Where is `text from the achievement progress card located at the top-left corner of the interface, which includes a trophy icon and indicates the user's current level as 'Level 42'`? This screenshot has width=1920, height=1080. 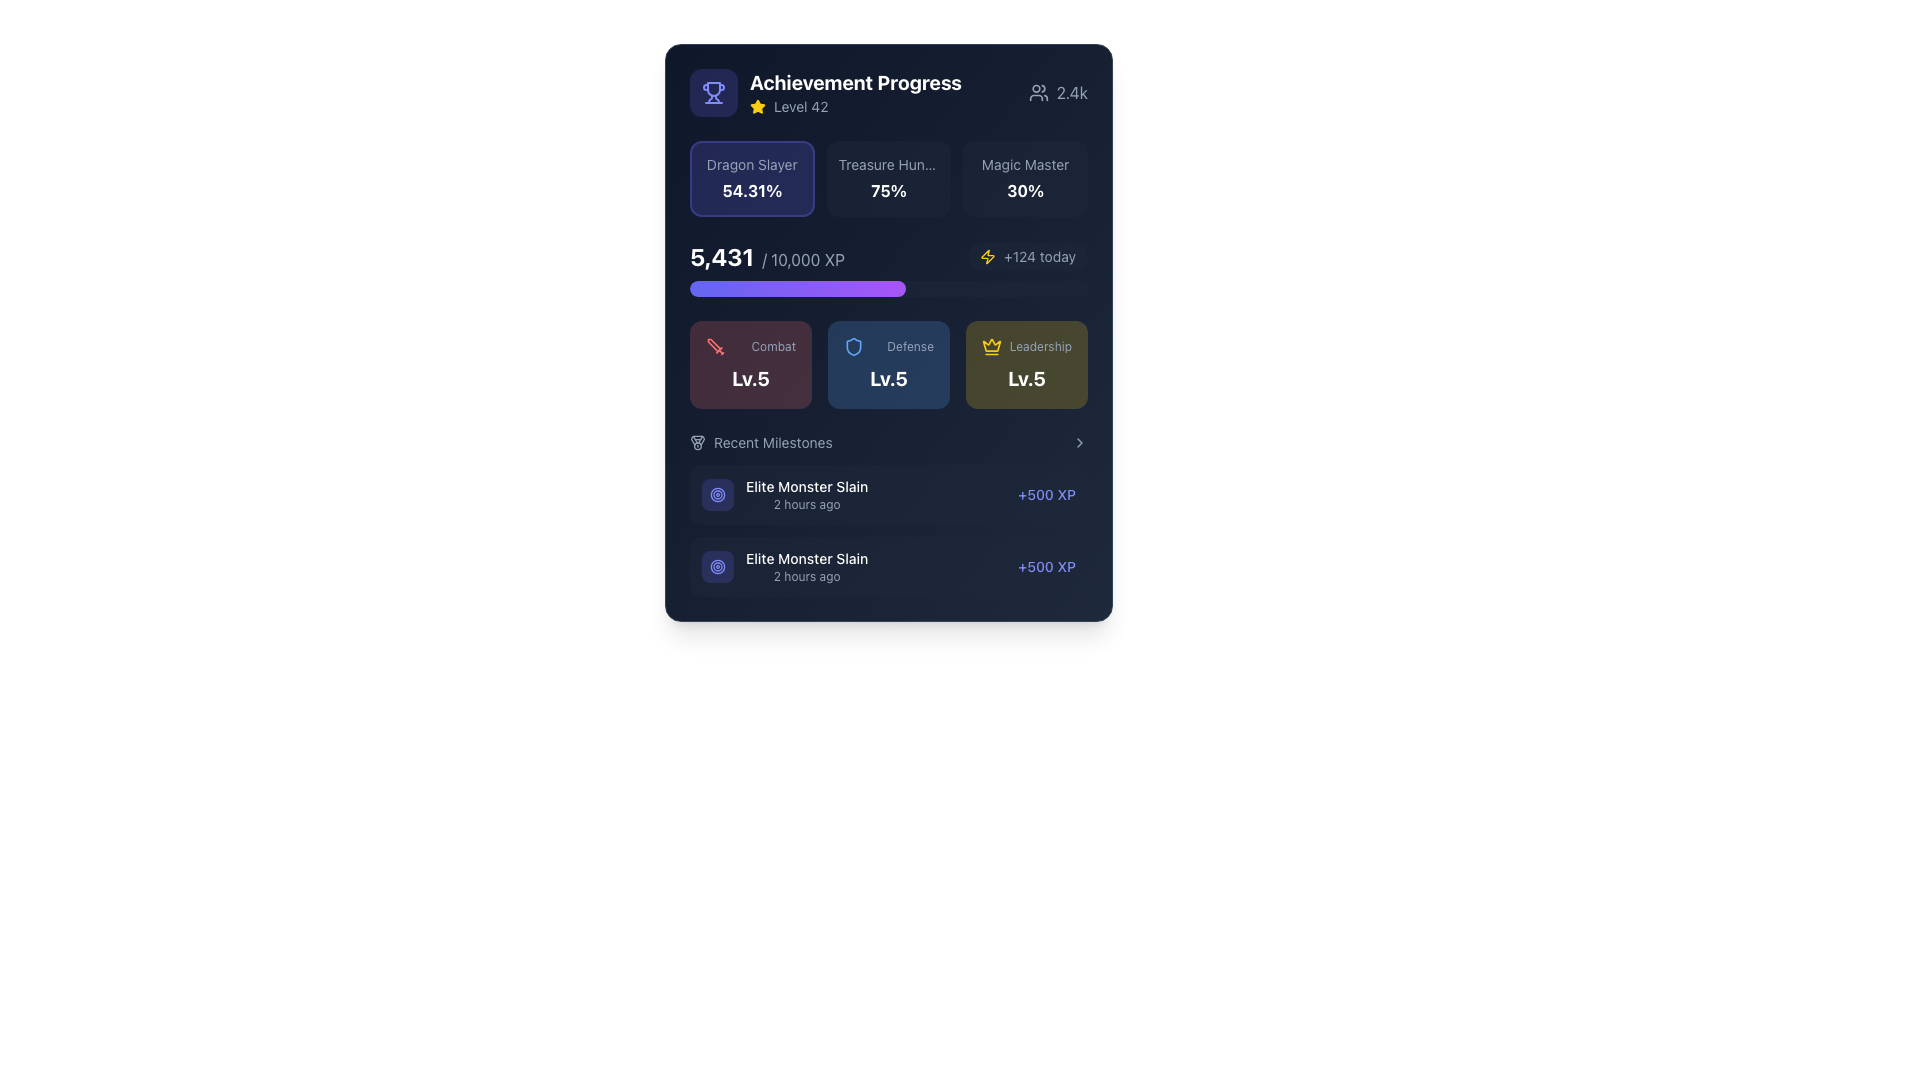 text from the achievement progress card located at the top-left corner of the interface, which includes a trophy icon and indicates the user's current level as 'Level 42' is located at coordinates (825, 92).